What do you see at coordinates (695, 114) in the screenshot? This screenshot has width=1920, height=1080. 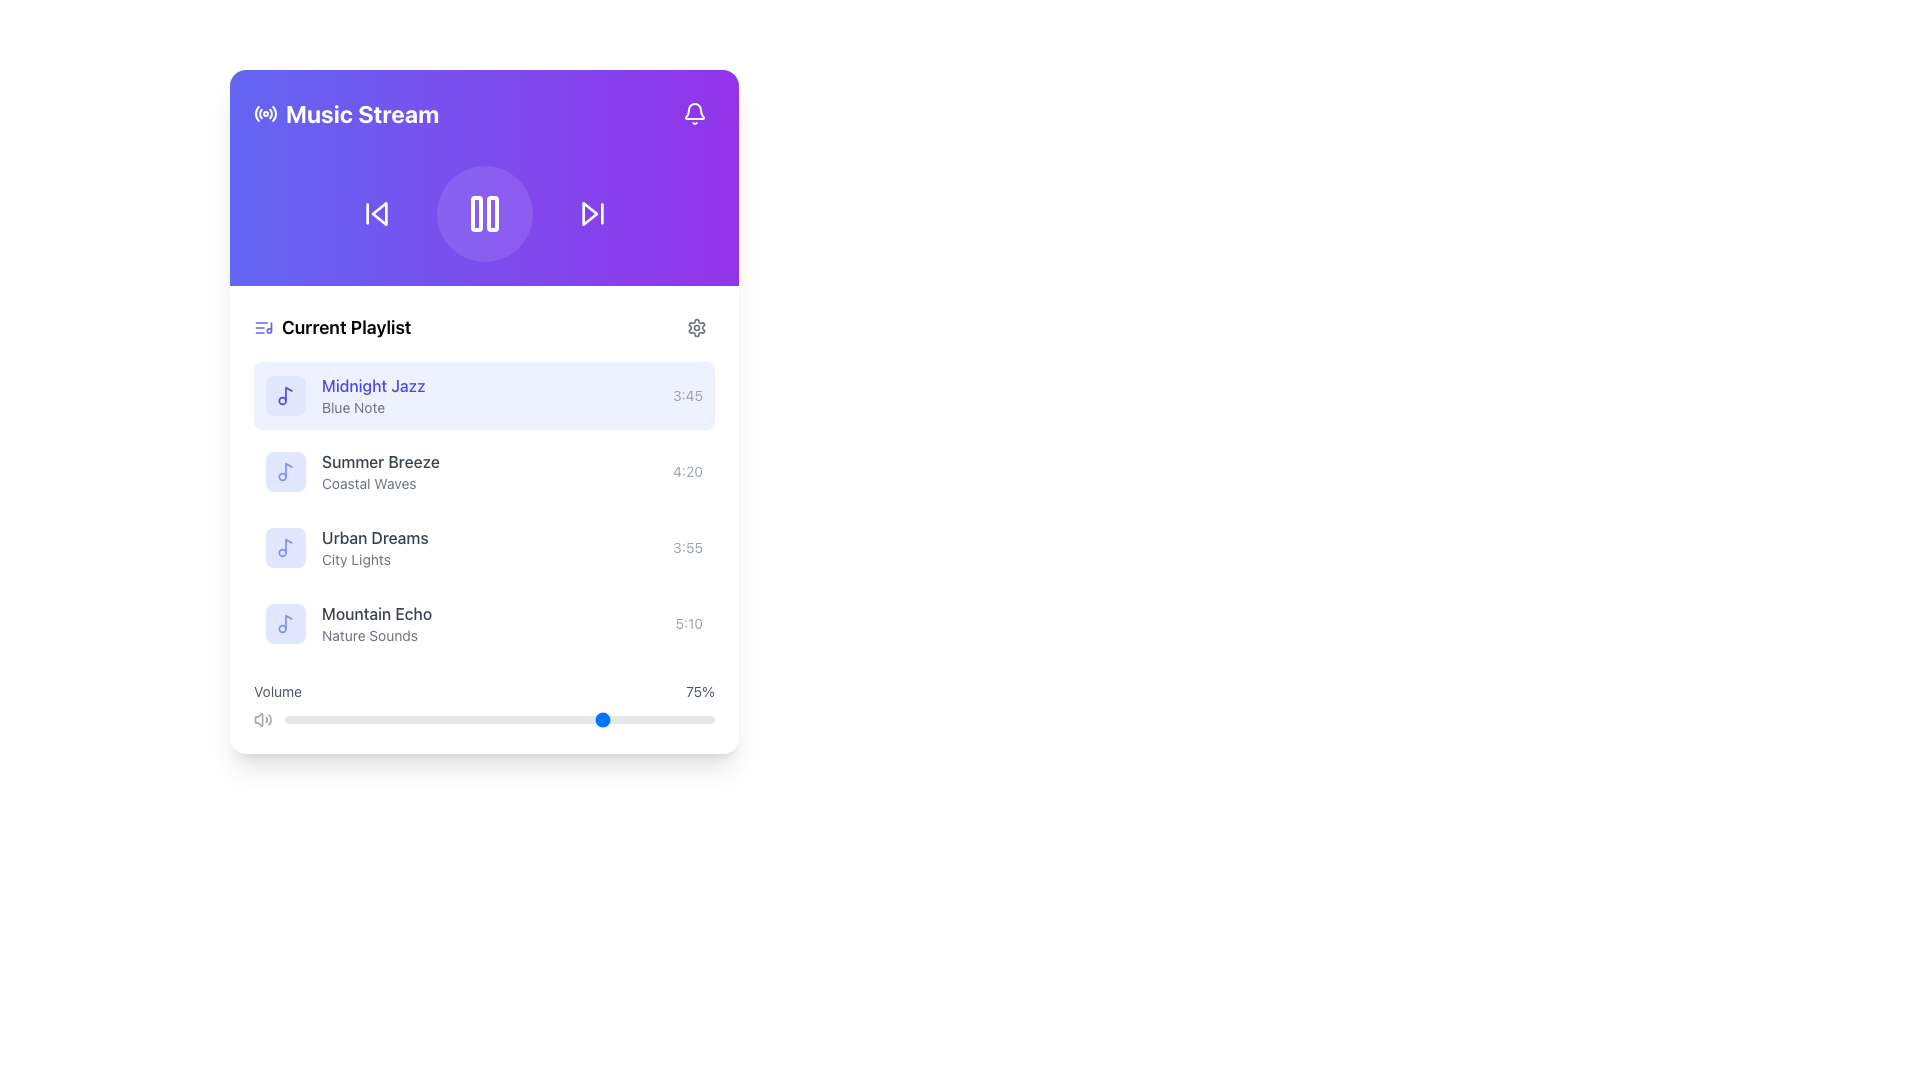 I see `the notification bell icon located in the top-right corner of the purple 'Music Stream' section to check for updates or alerts` at bounding box center [695, 114].